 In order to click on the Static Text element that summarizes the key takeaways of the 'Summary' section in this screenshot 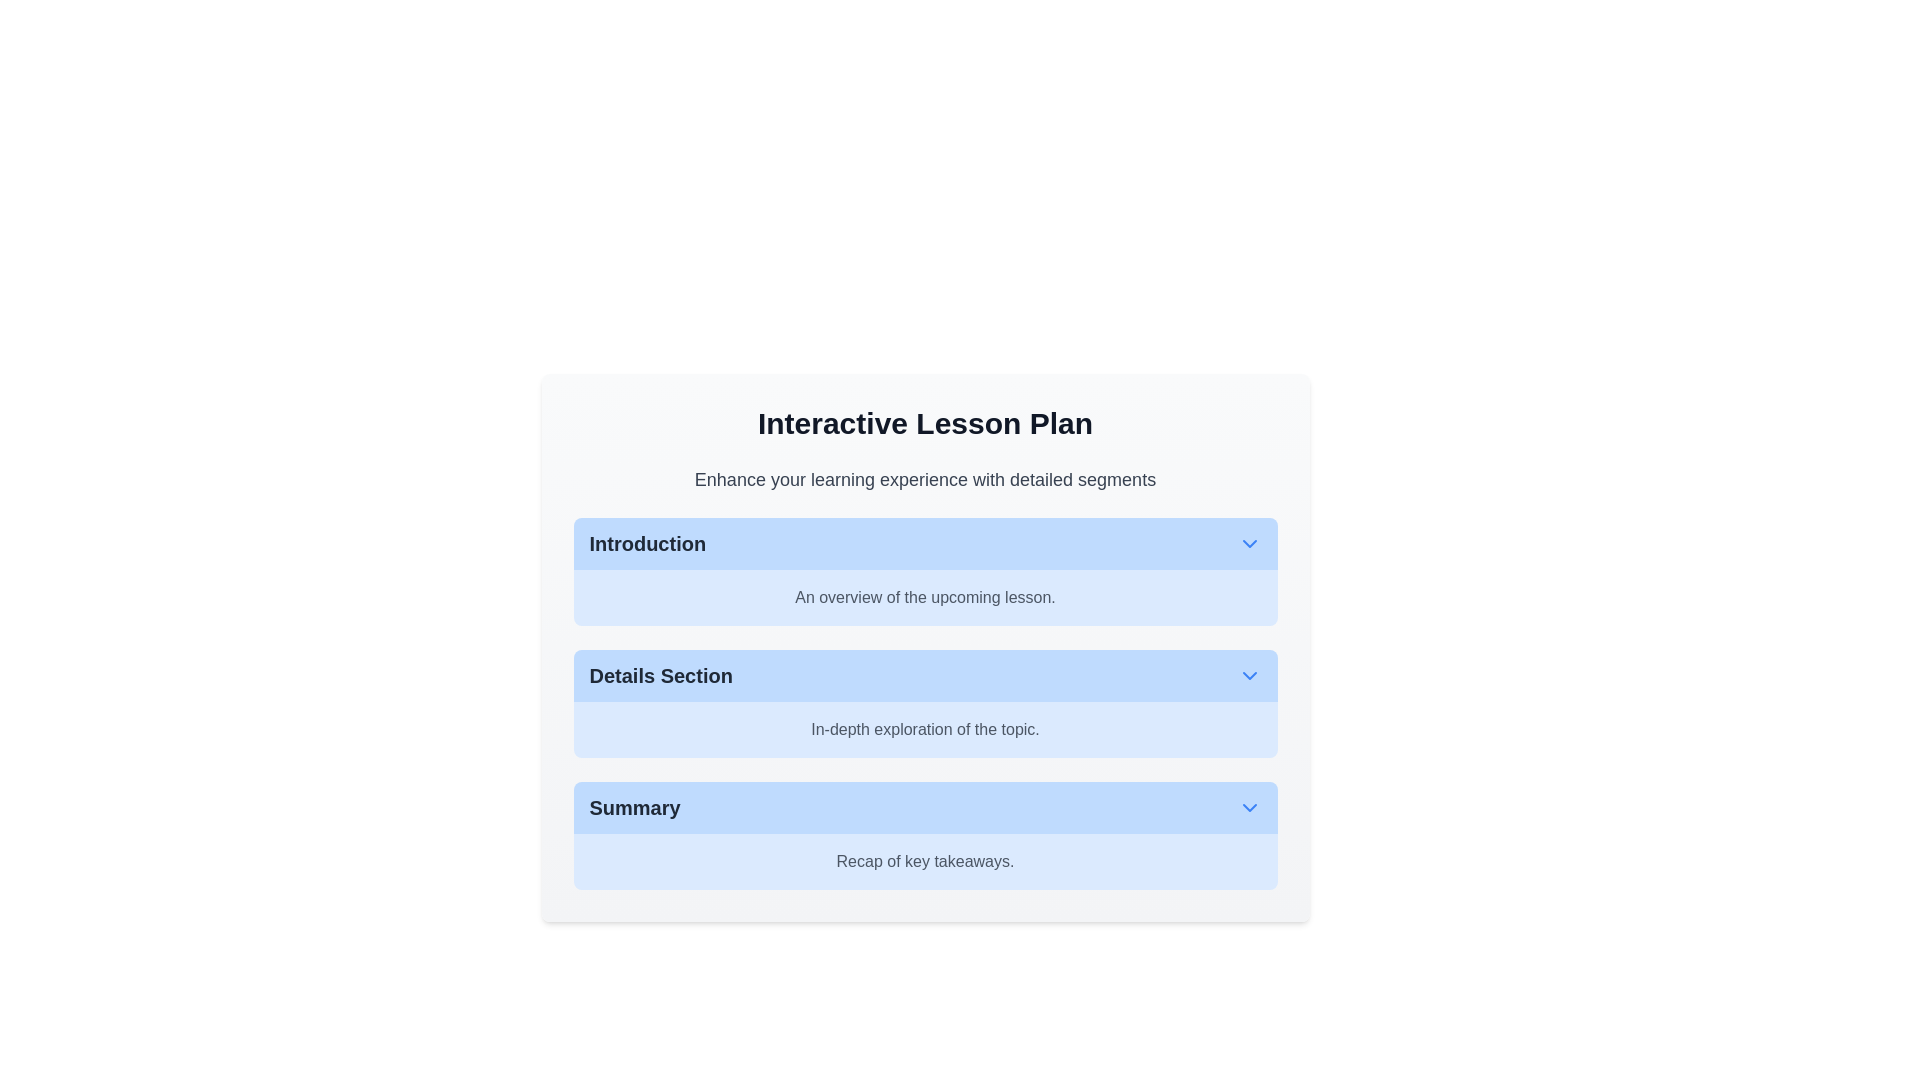, I will do `click(924, 860)`.